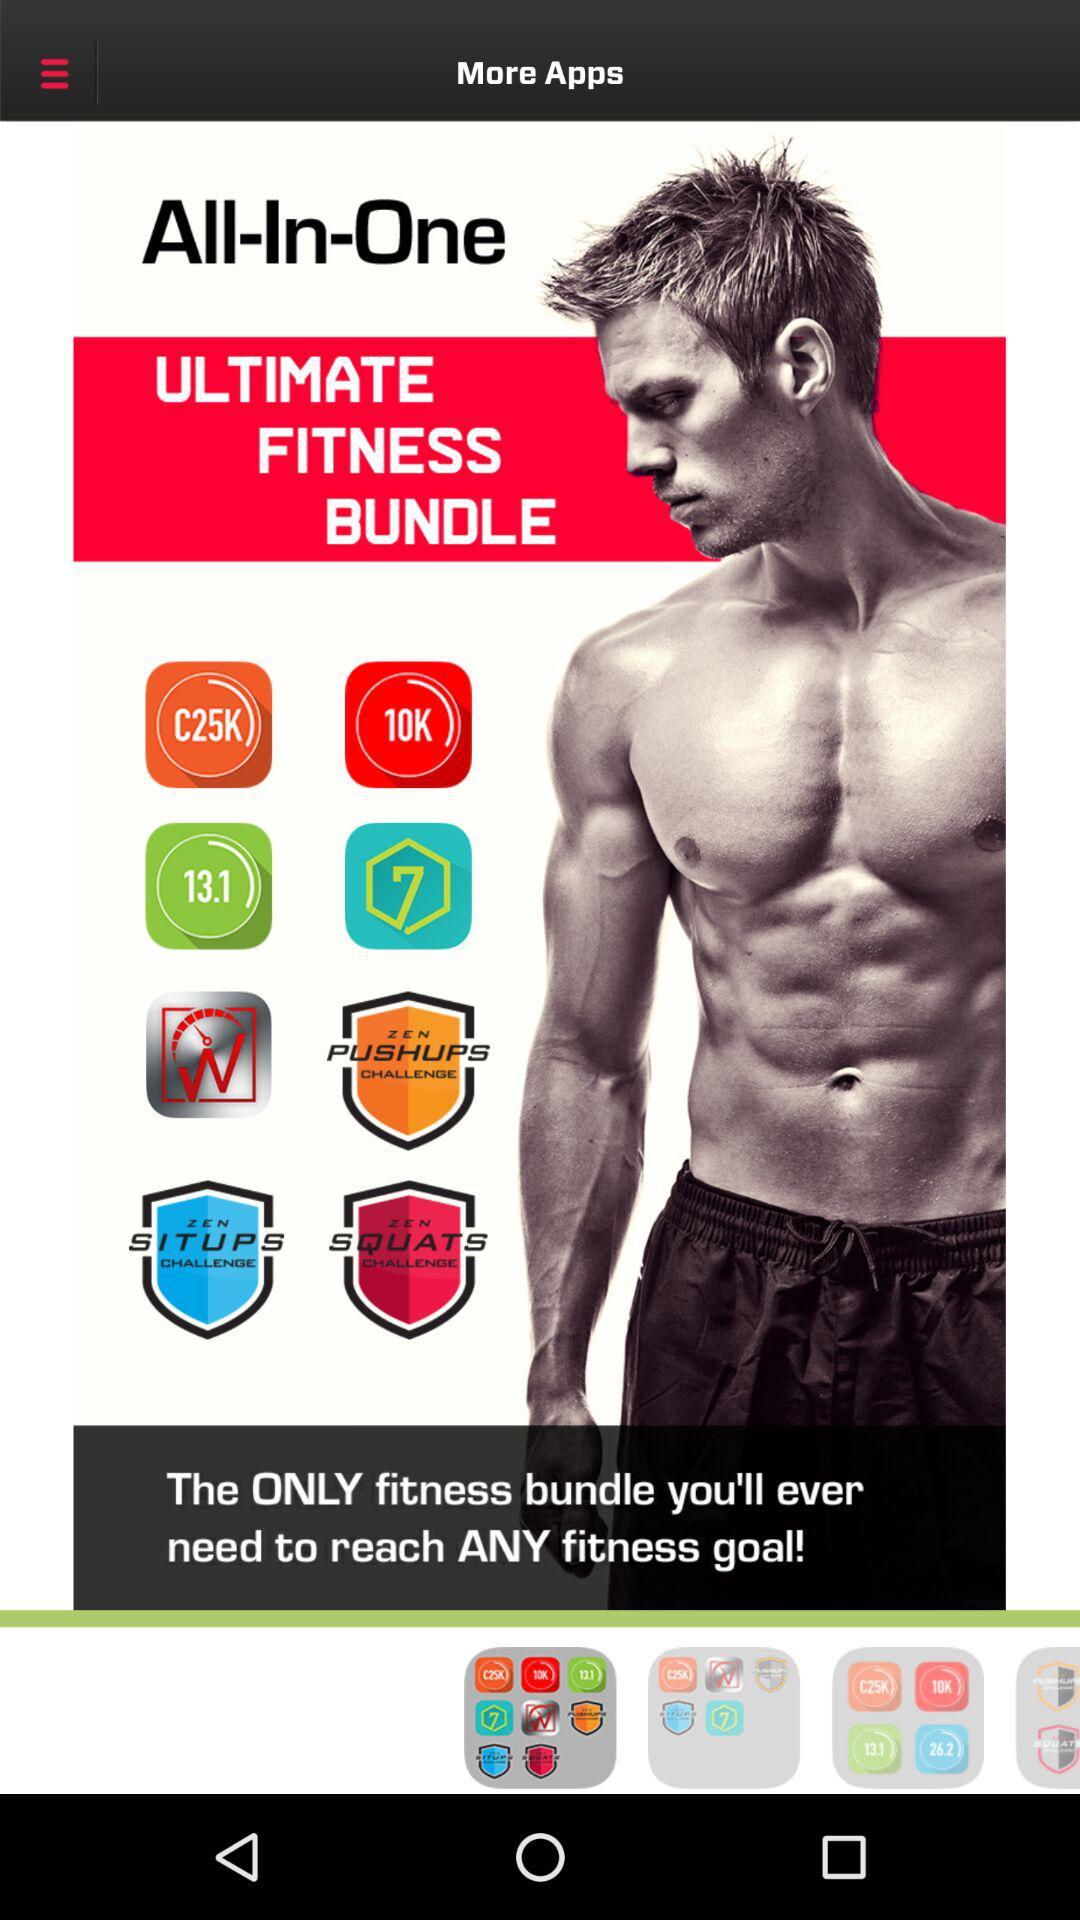  What do you see at coordinates (407, 723) in the screenshot?
I see `field` at bounding box center [407, 723].